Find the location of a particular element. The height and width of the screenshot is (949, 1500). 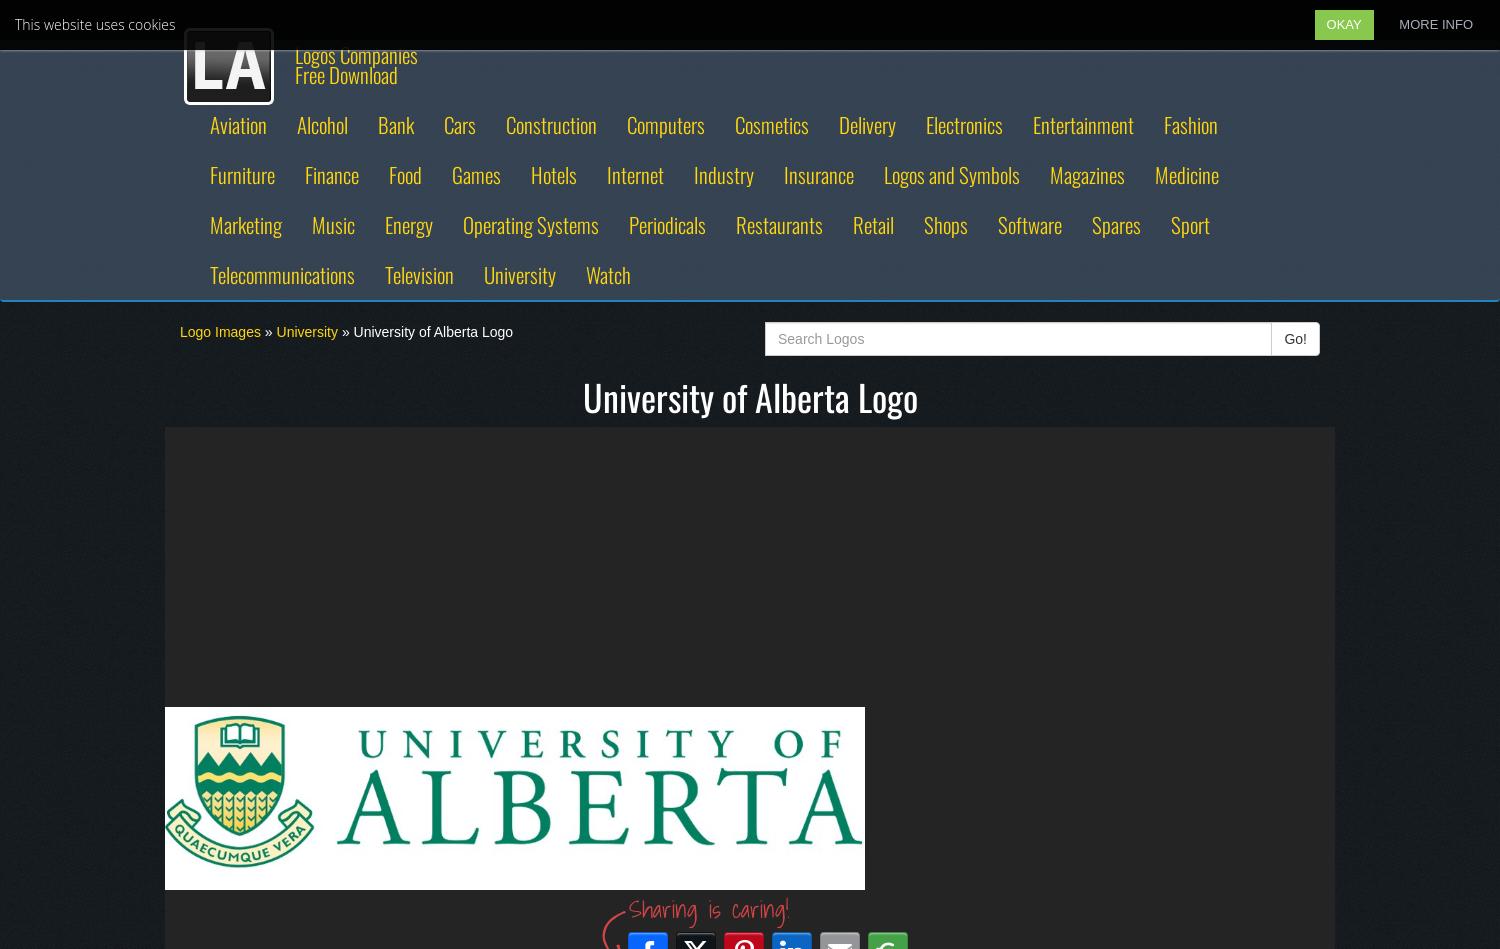

'Spares' is located at coordinates (1115, 223).